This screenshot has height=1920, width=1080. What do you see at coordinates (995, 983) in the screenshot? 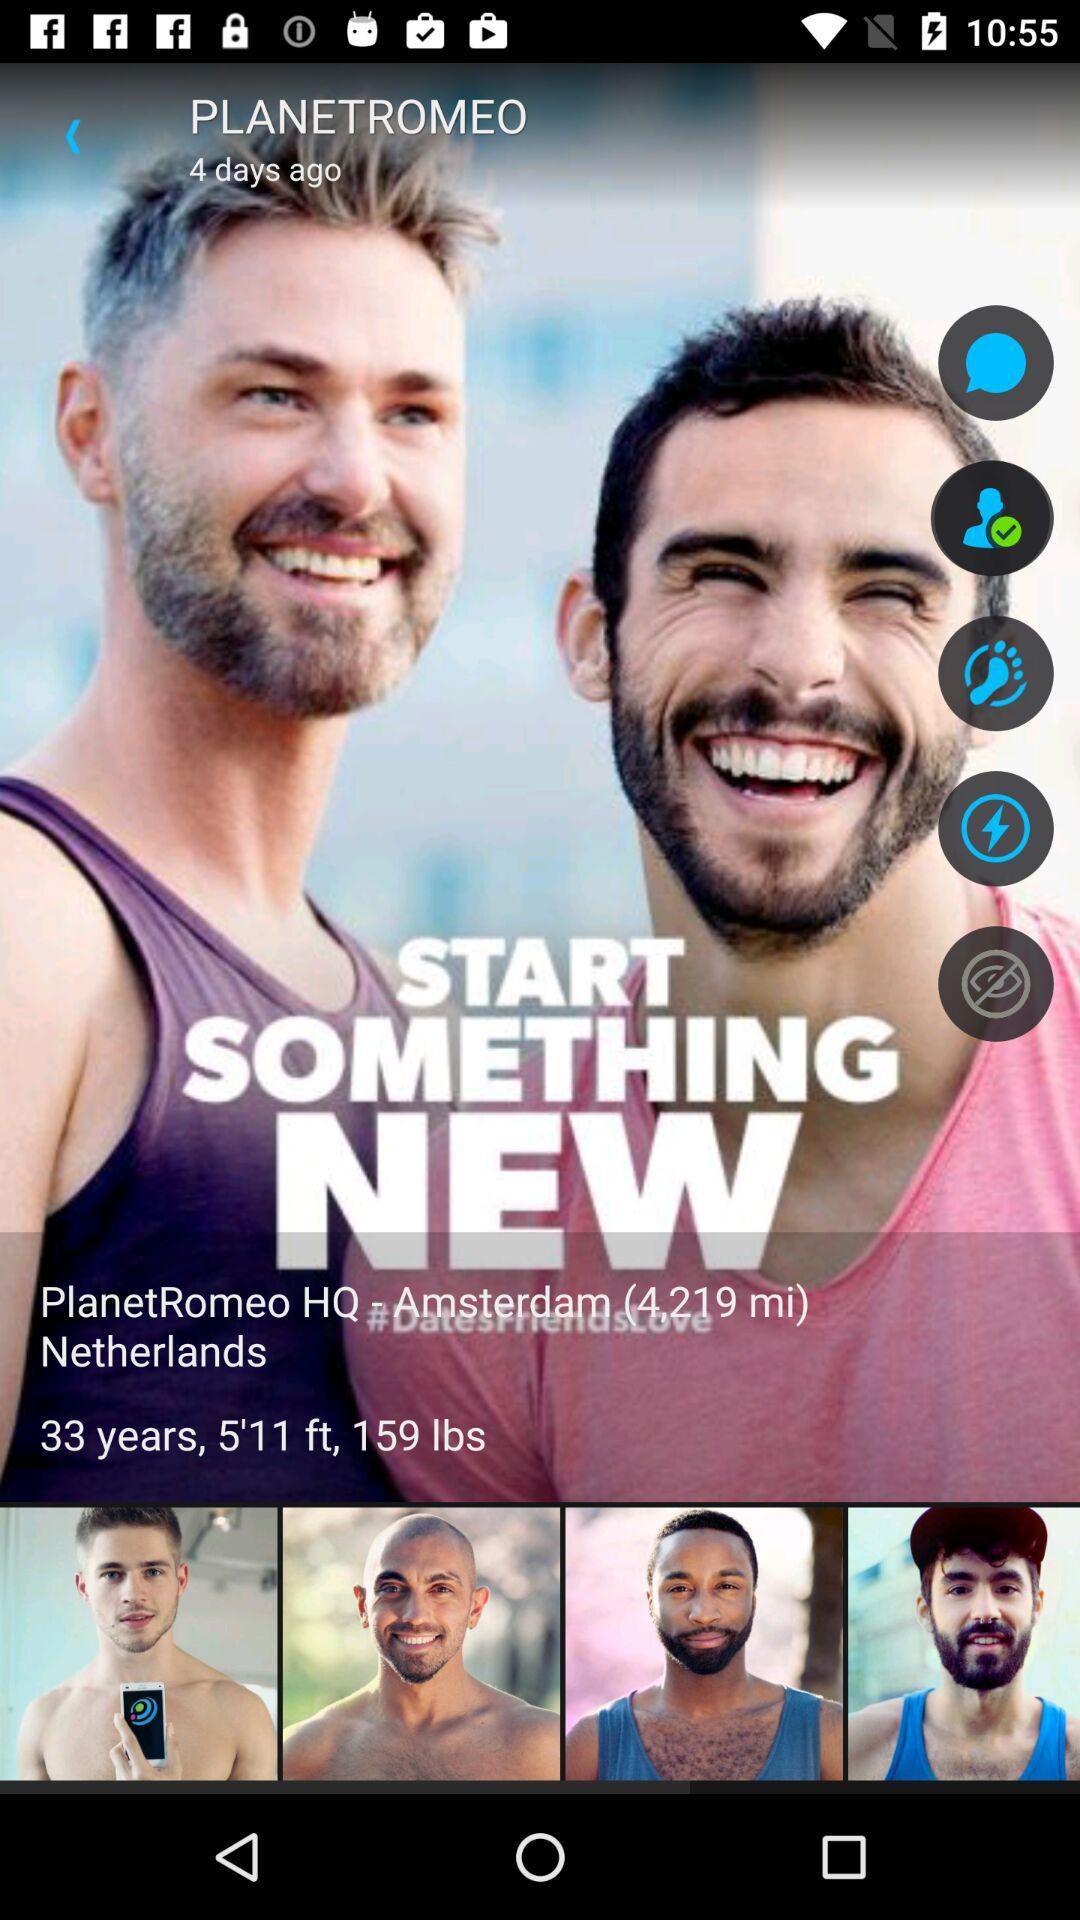
I see `the visibility icon` at bounding box center [995, 983].